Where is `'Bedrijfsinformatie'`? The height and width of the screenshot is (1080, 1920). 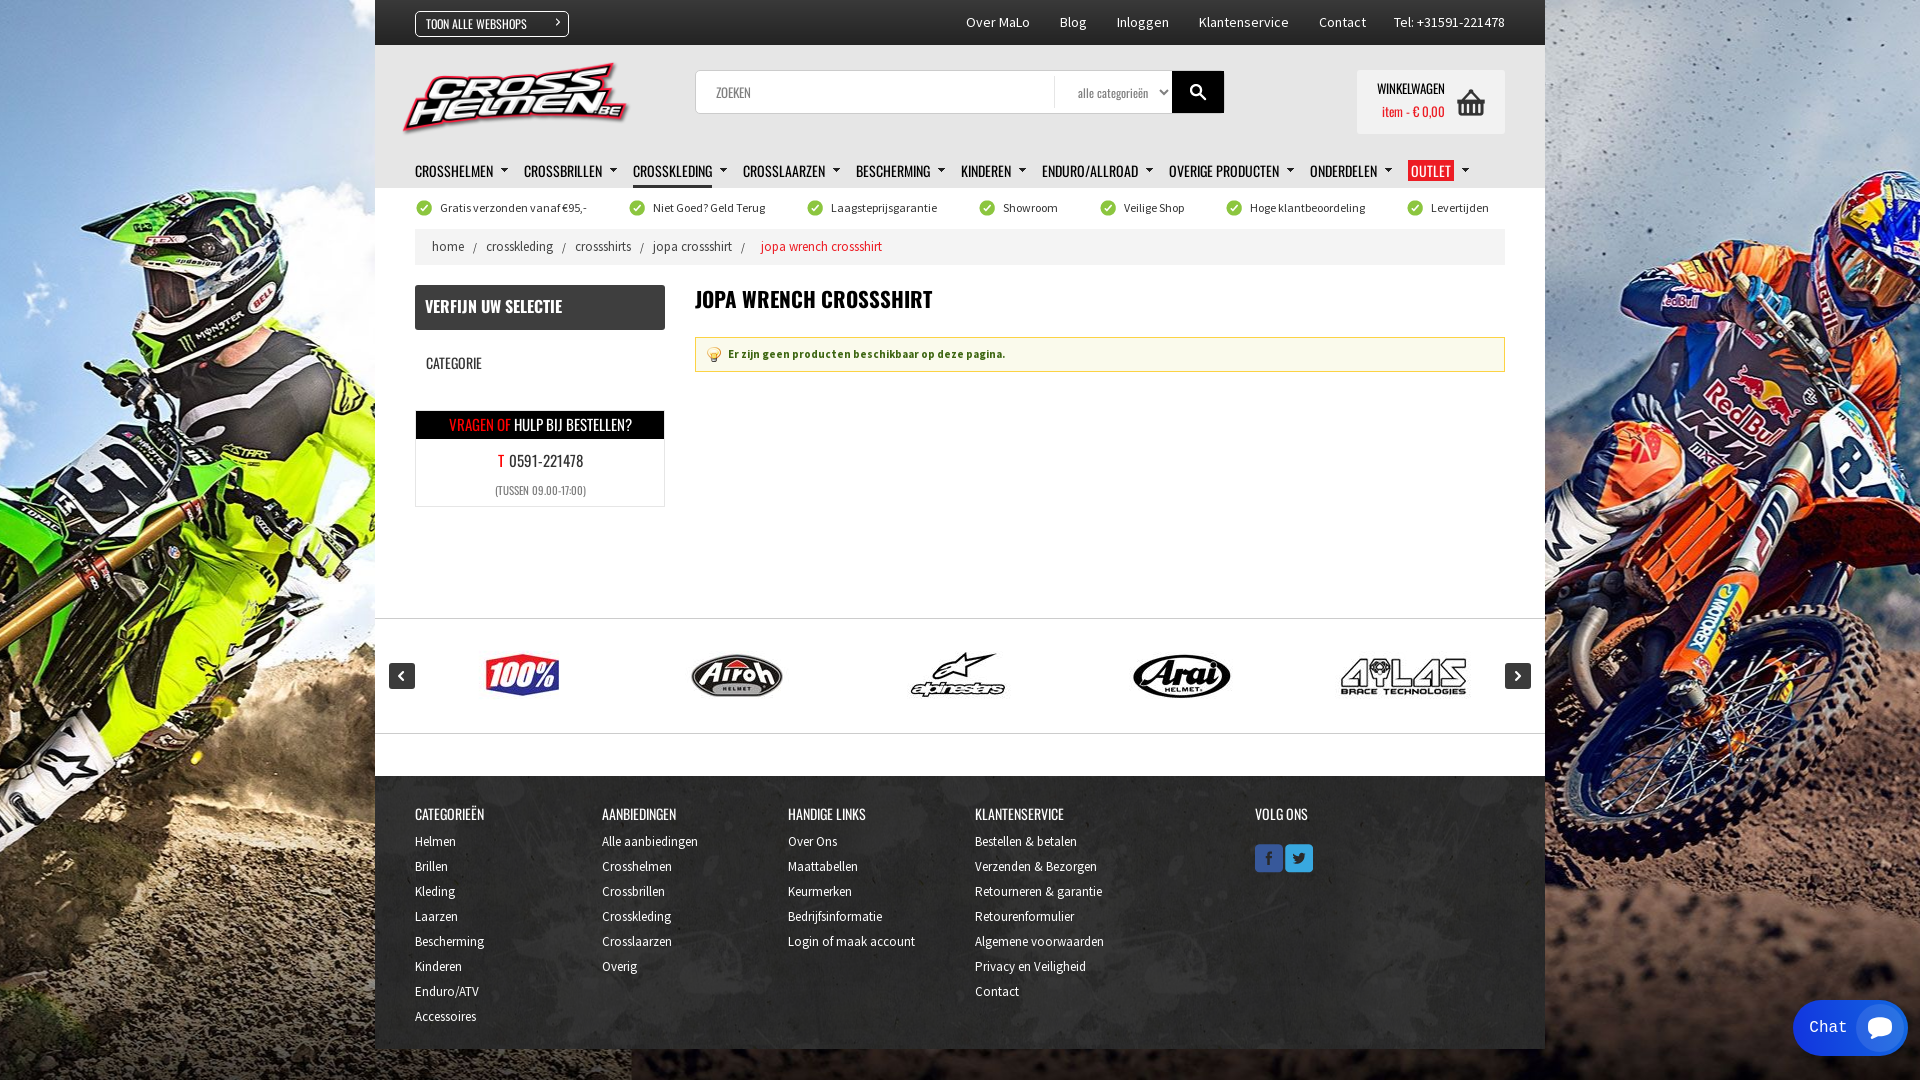
'Bedrijfsinformatie' is located at coordinates (835, 916).